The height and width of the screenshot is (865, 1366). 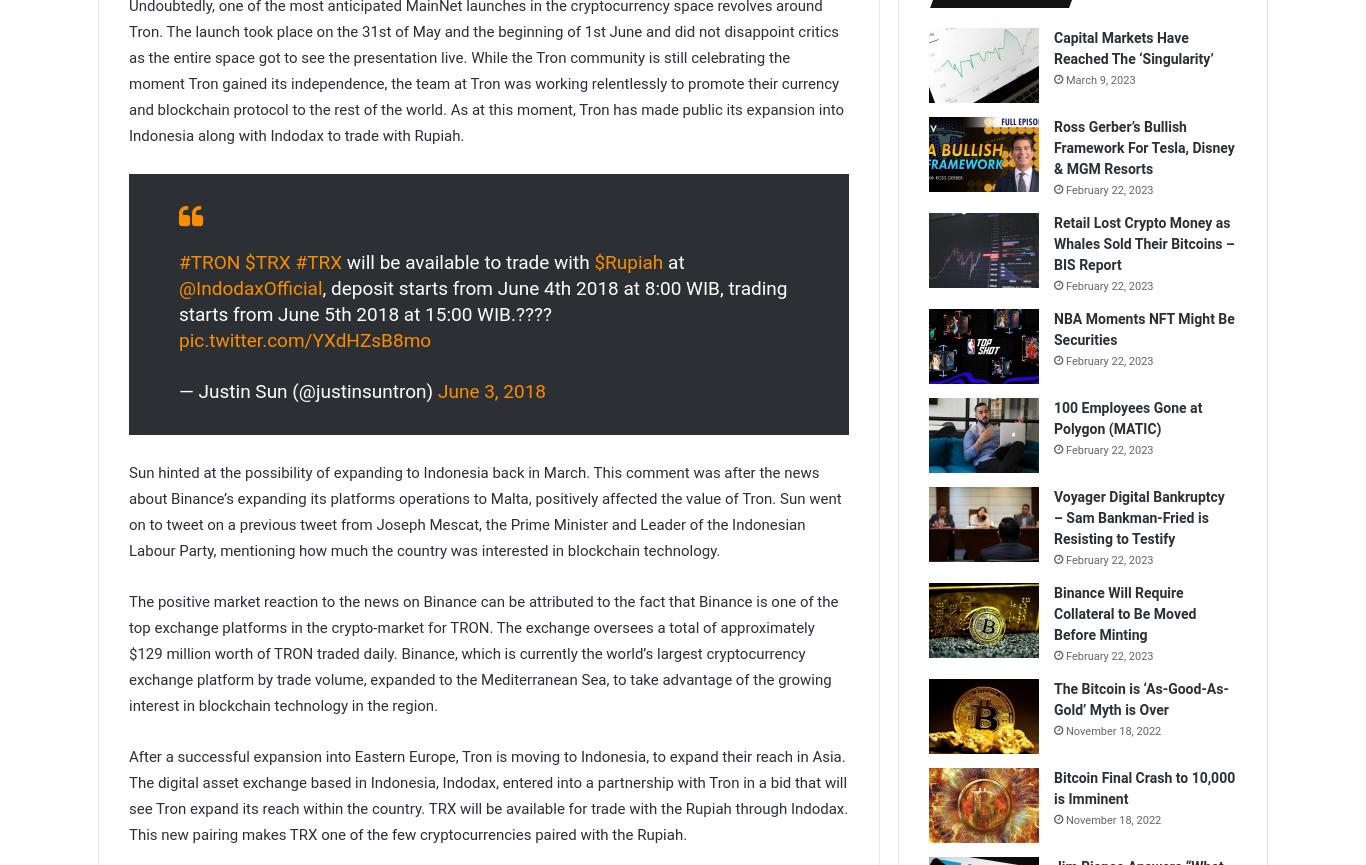 I want to click on 'Ross Gerber’s Bullish Framework For Tesla, Disney & MGM Resorts', so click(x=1144, y=147).